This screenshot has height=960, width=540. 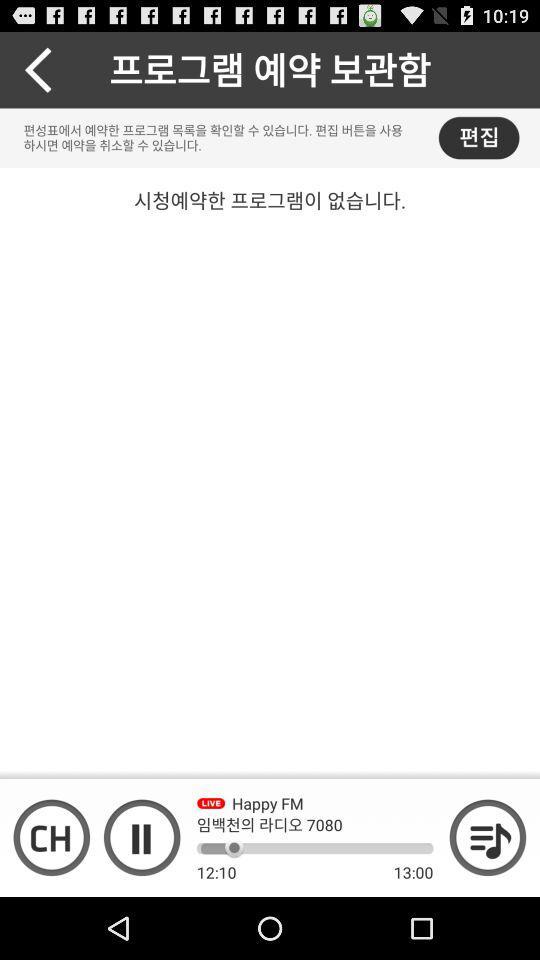 What do you see at coordinates (141, 895) in the screenshot?
I see `the pause icon` at bounding box center [141, 895].